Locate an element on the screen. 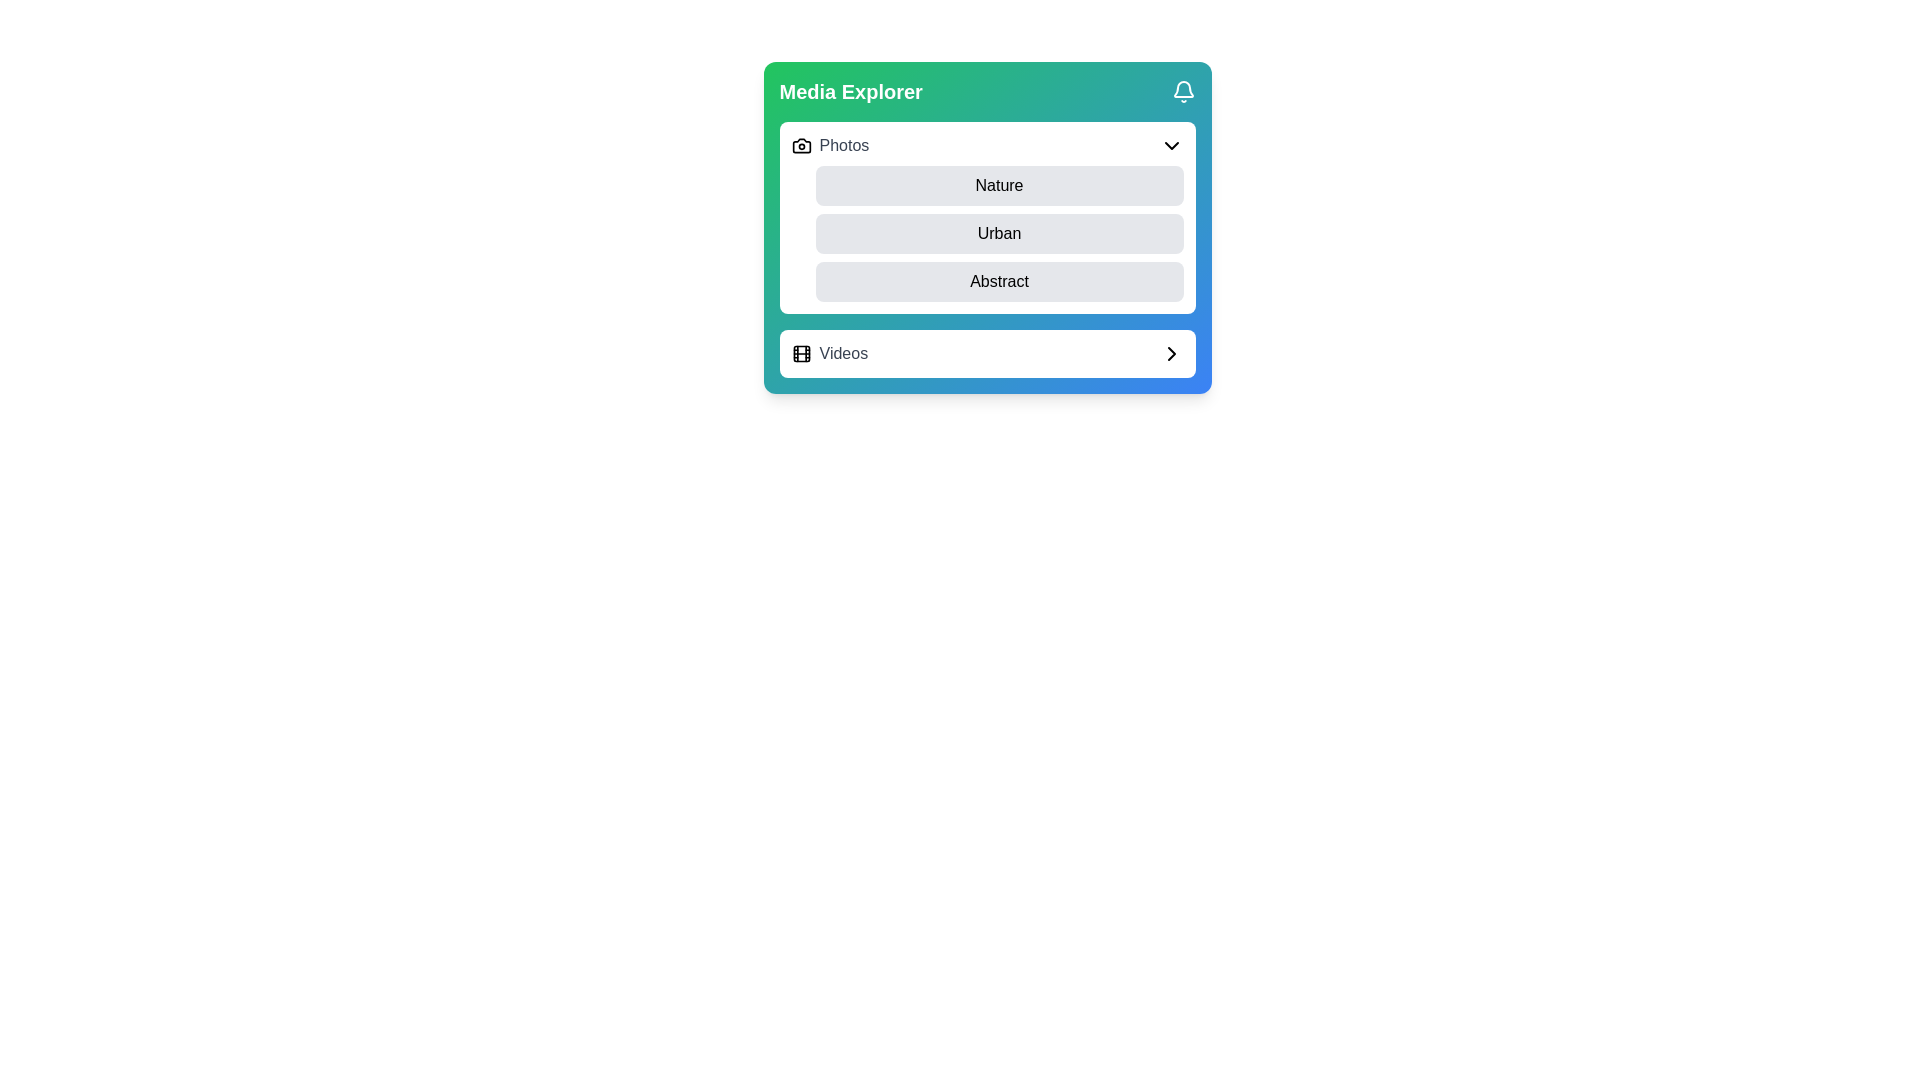 The image size is (1920, 1080). the camera-shaped icon on the left side of the 'Photos' text in the Media Explorer card is located at coordinates (830, 145).